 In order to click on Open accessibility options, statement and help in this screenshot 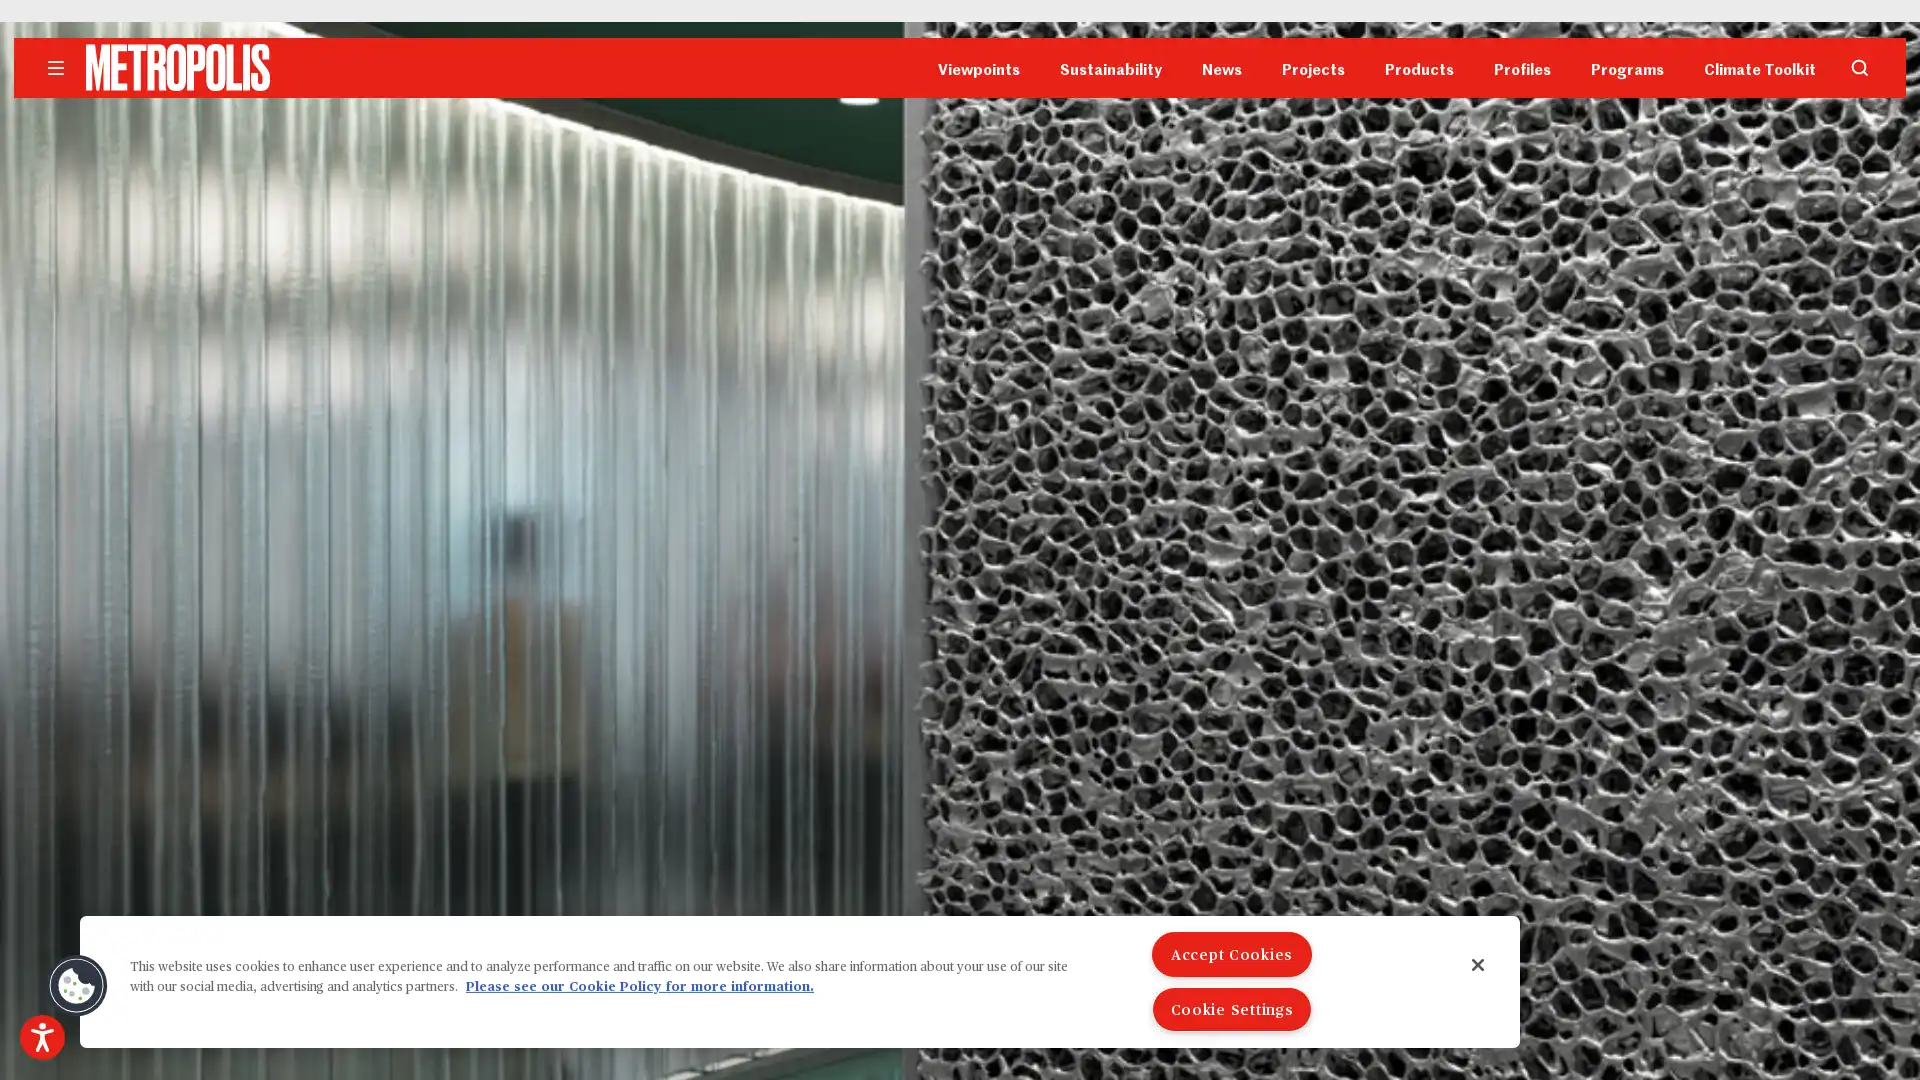, I will do `click(42, 1036)`.